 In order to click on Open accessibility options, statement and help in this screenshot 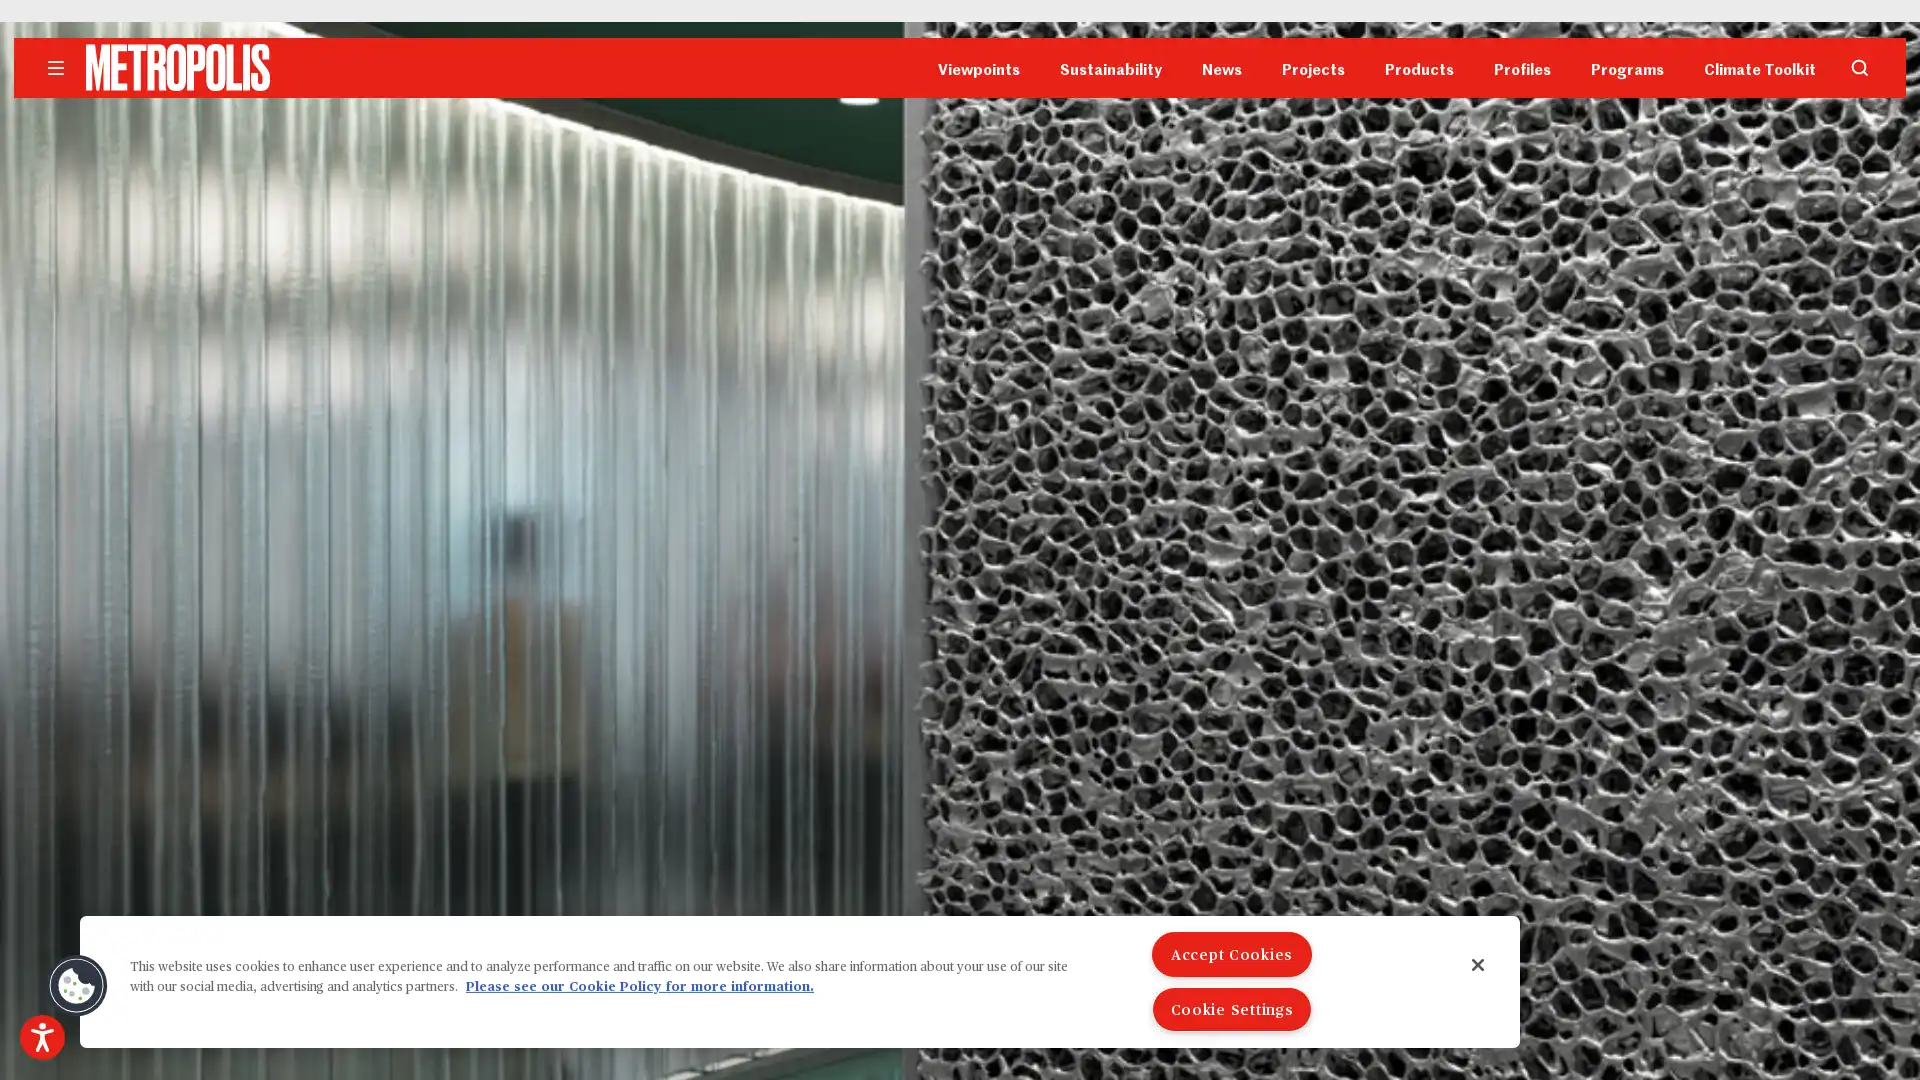, I will do `click(42, 1036)`.